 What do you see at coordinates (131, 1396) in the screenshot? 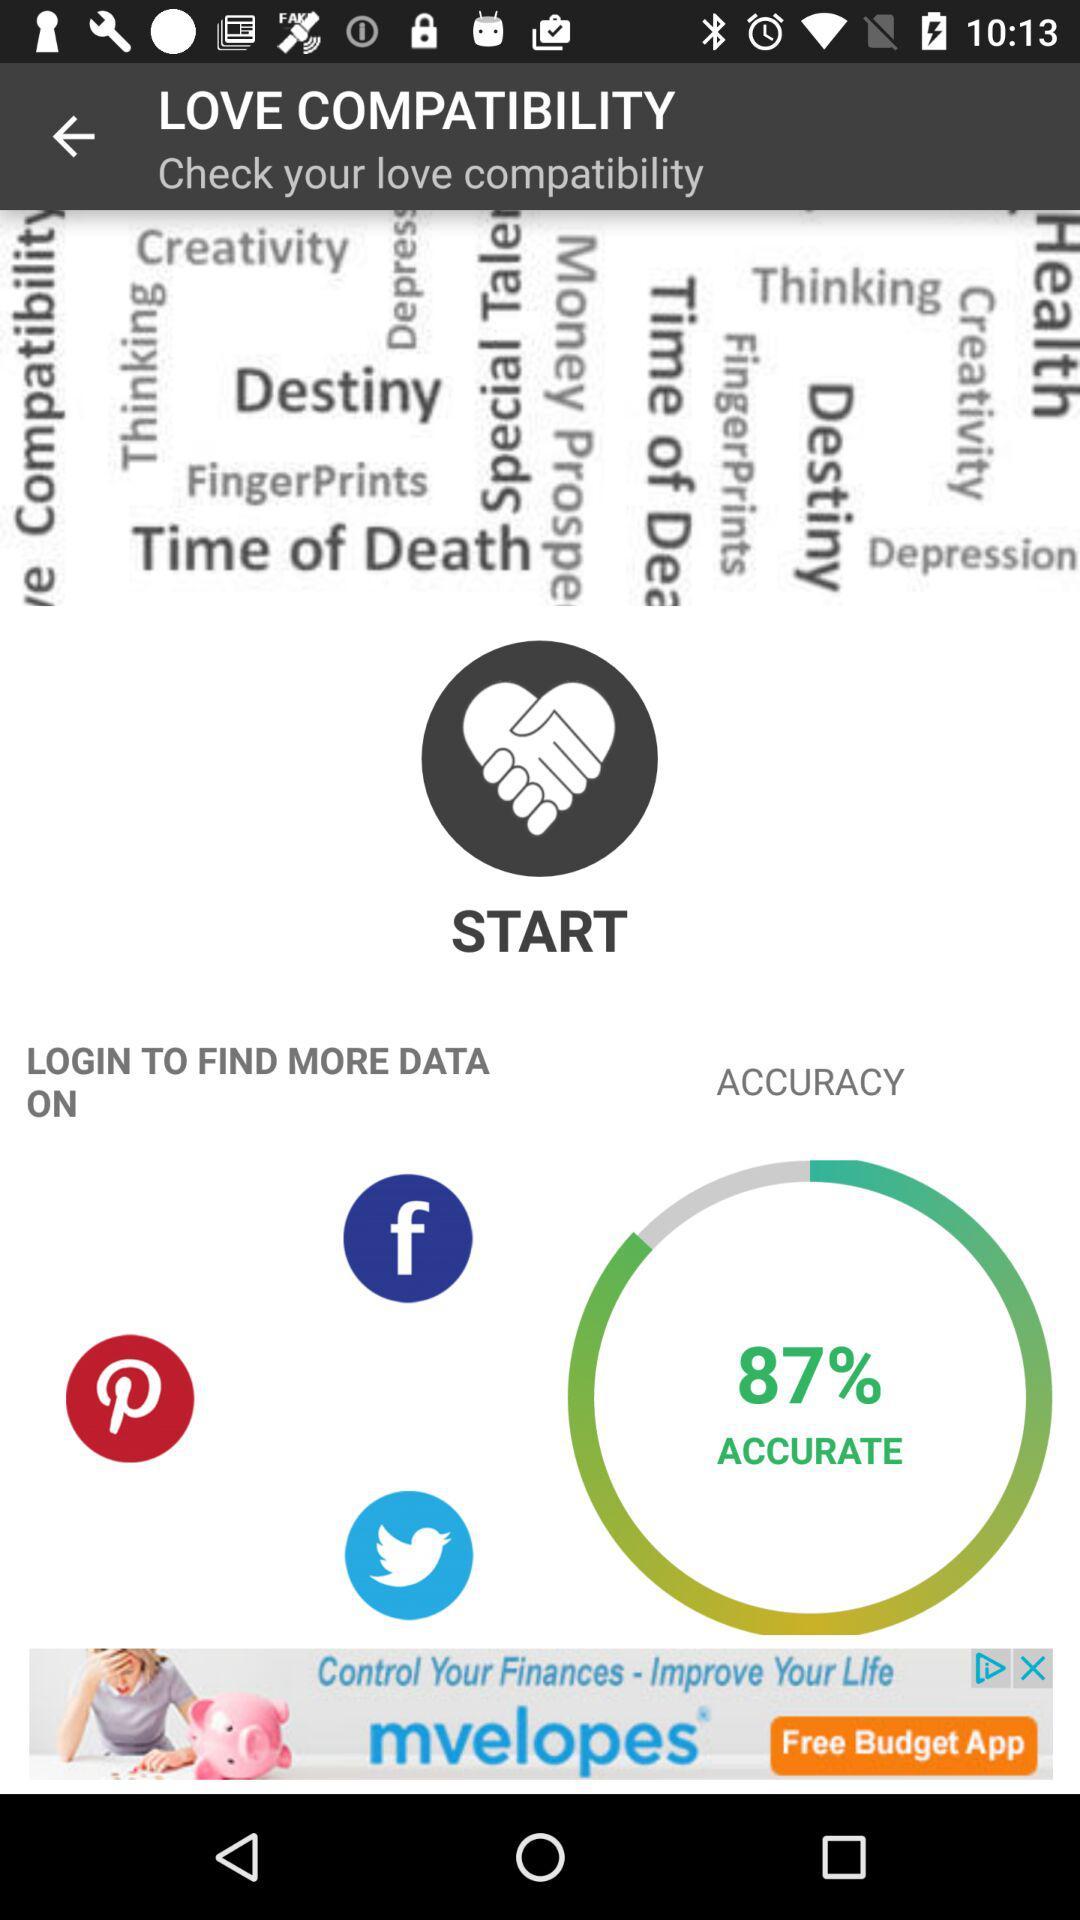
I see `share on pinterest` at bounding box center [131, 1396].